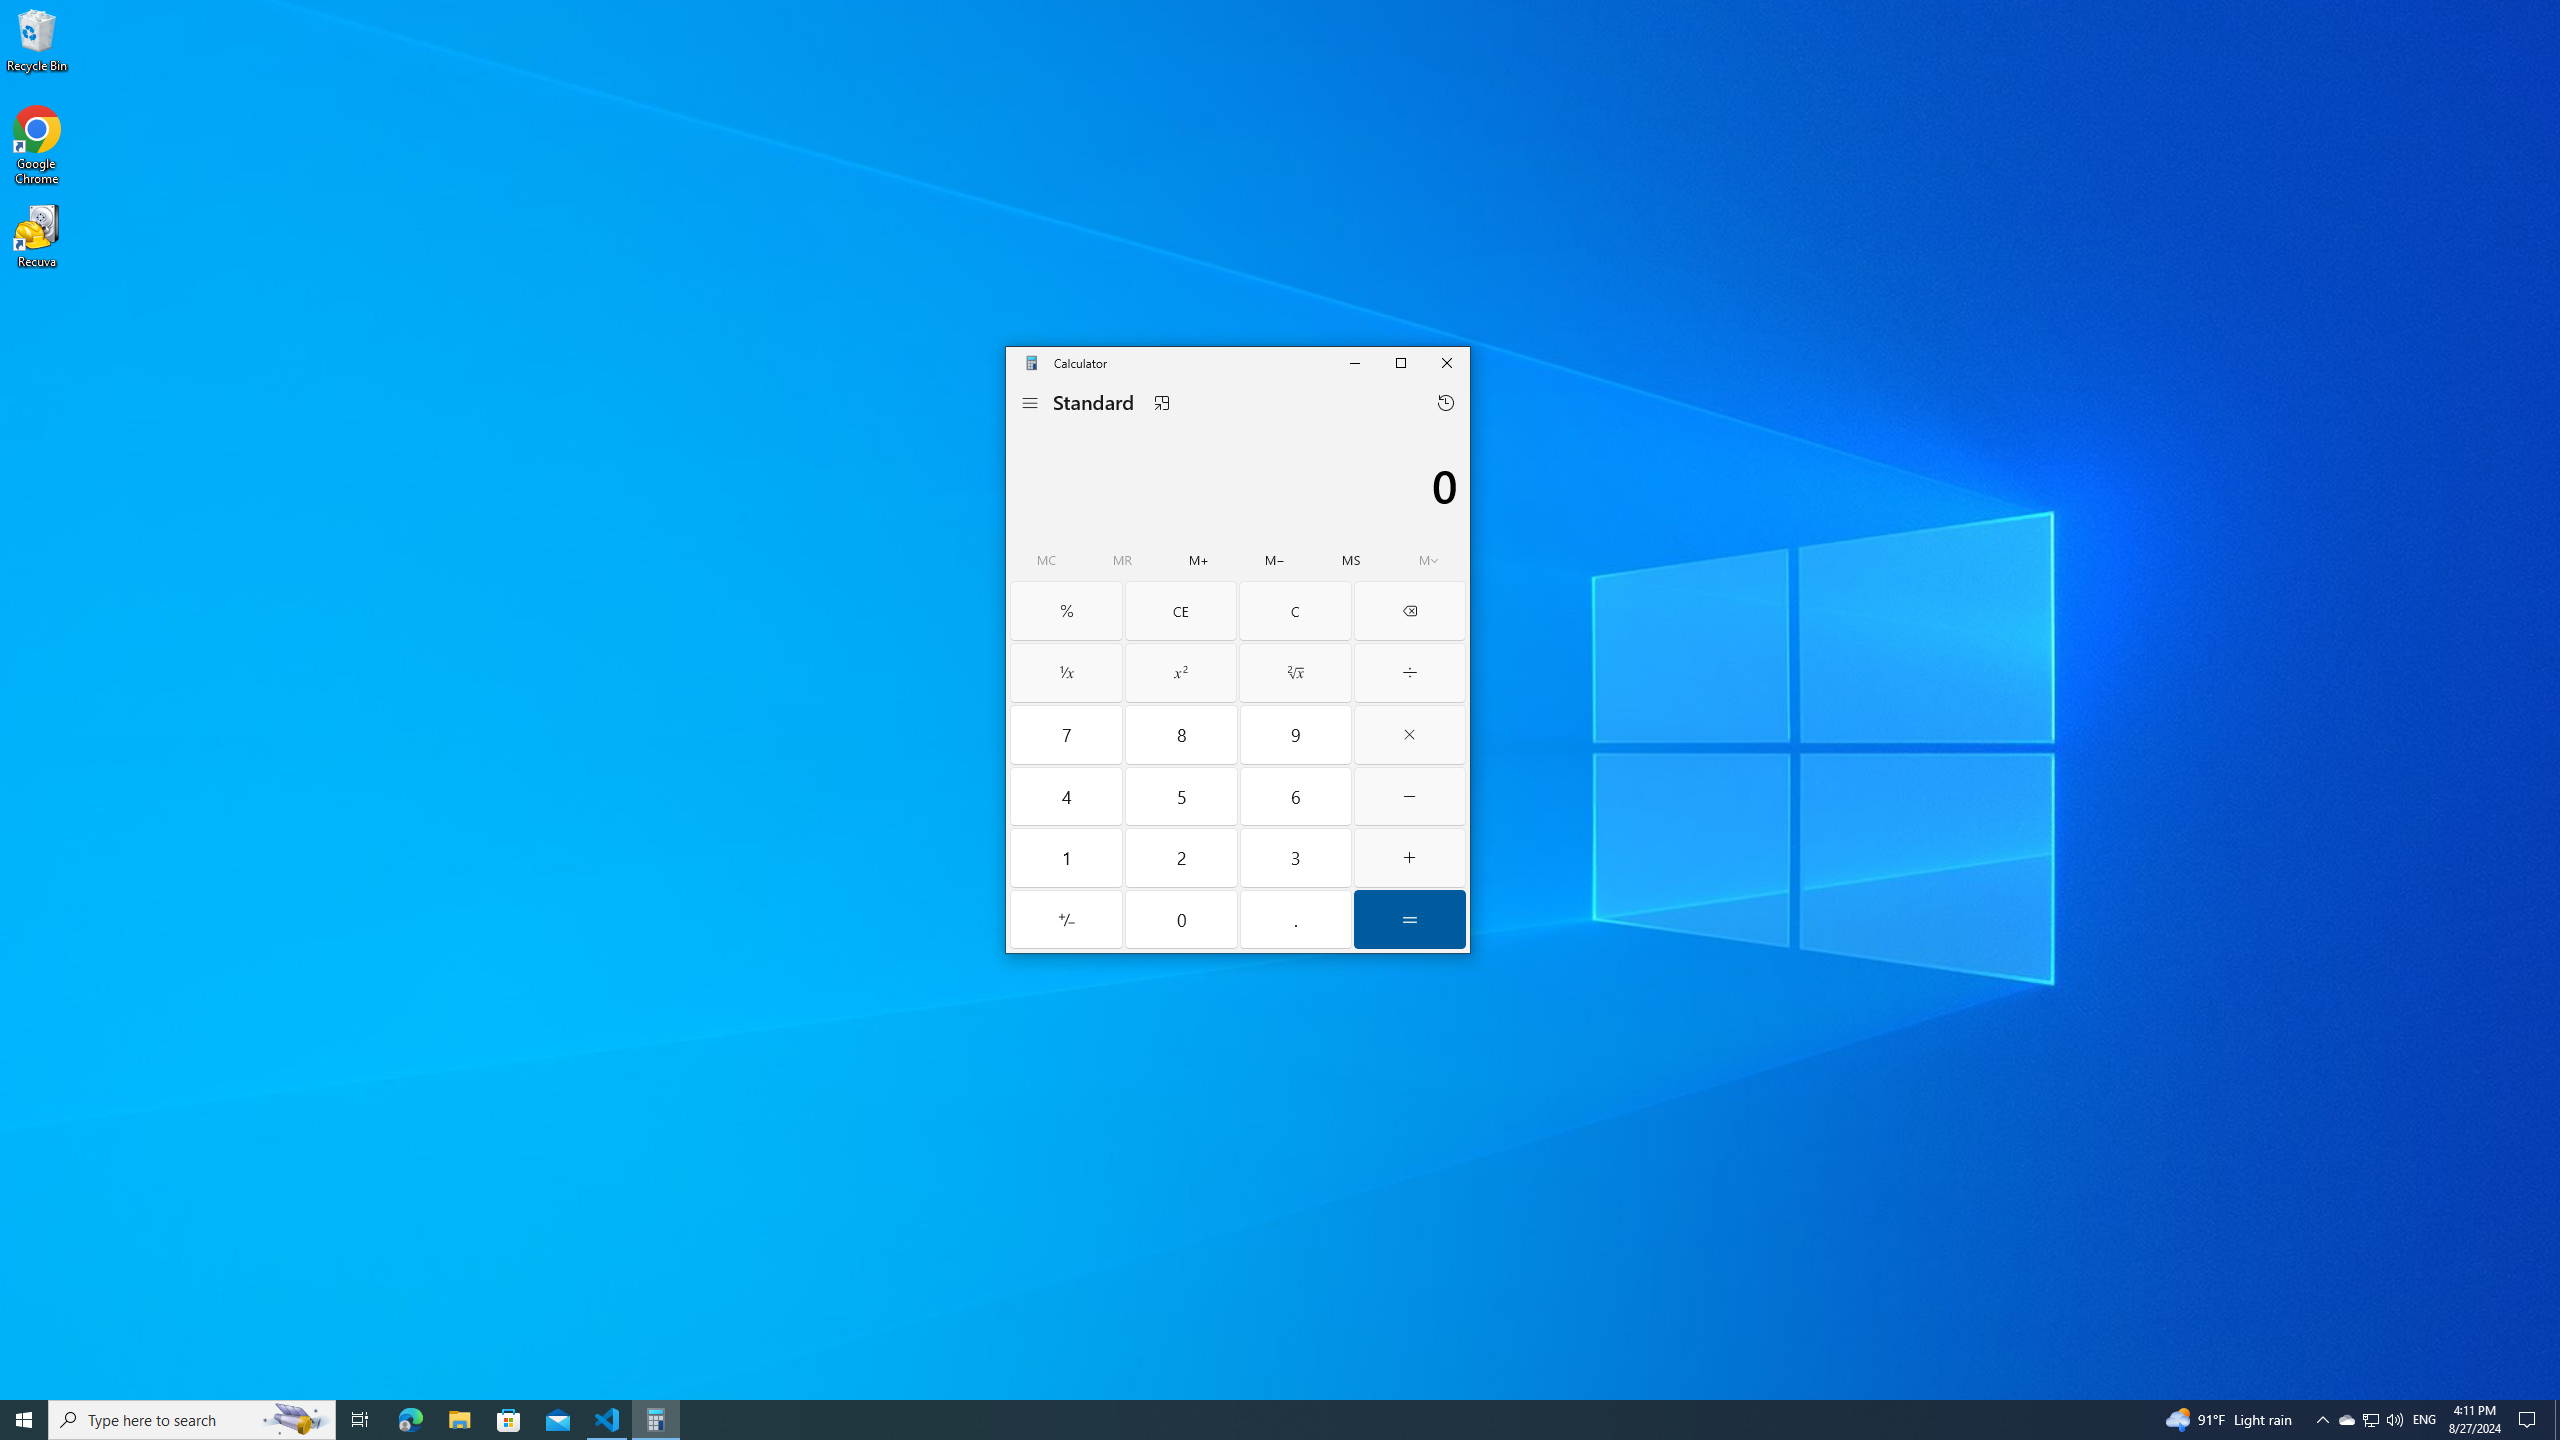  Describe the element at coordinates (1353, 361) in the screenshot. I see `'Minimize Calculator'` at that location.